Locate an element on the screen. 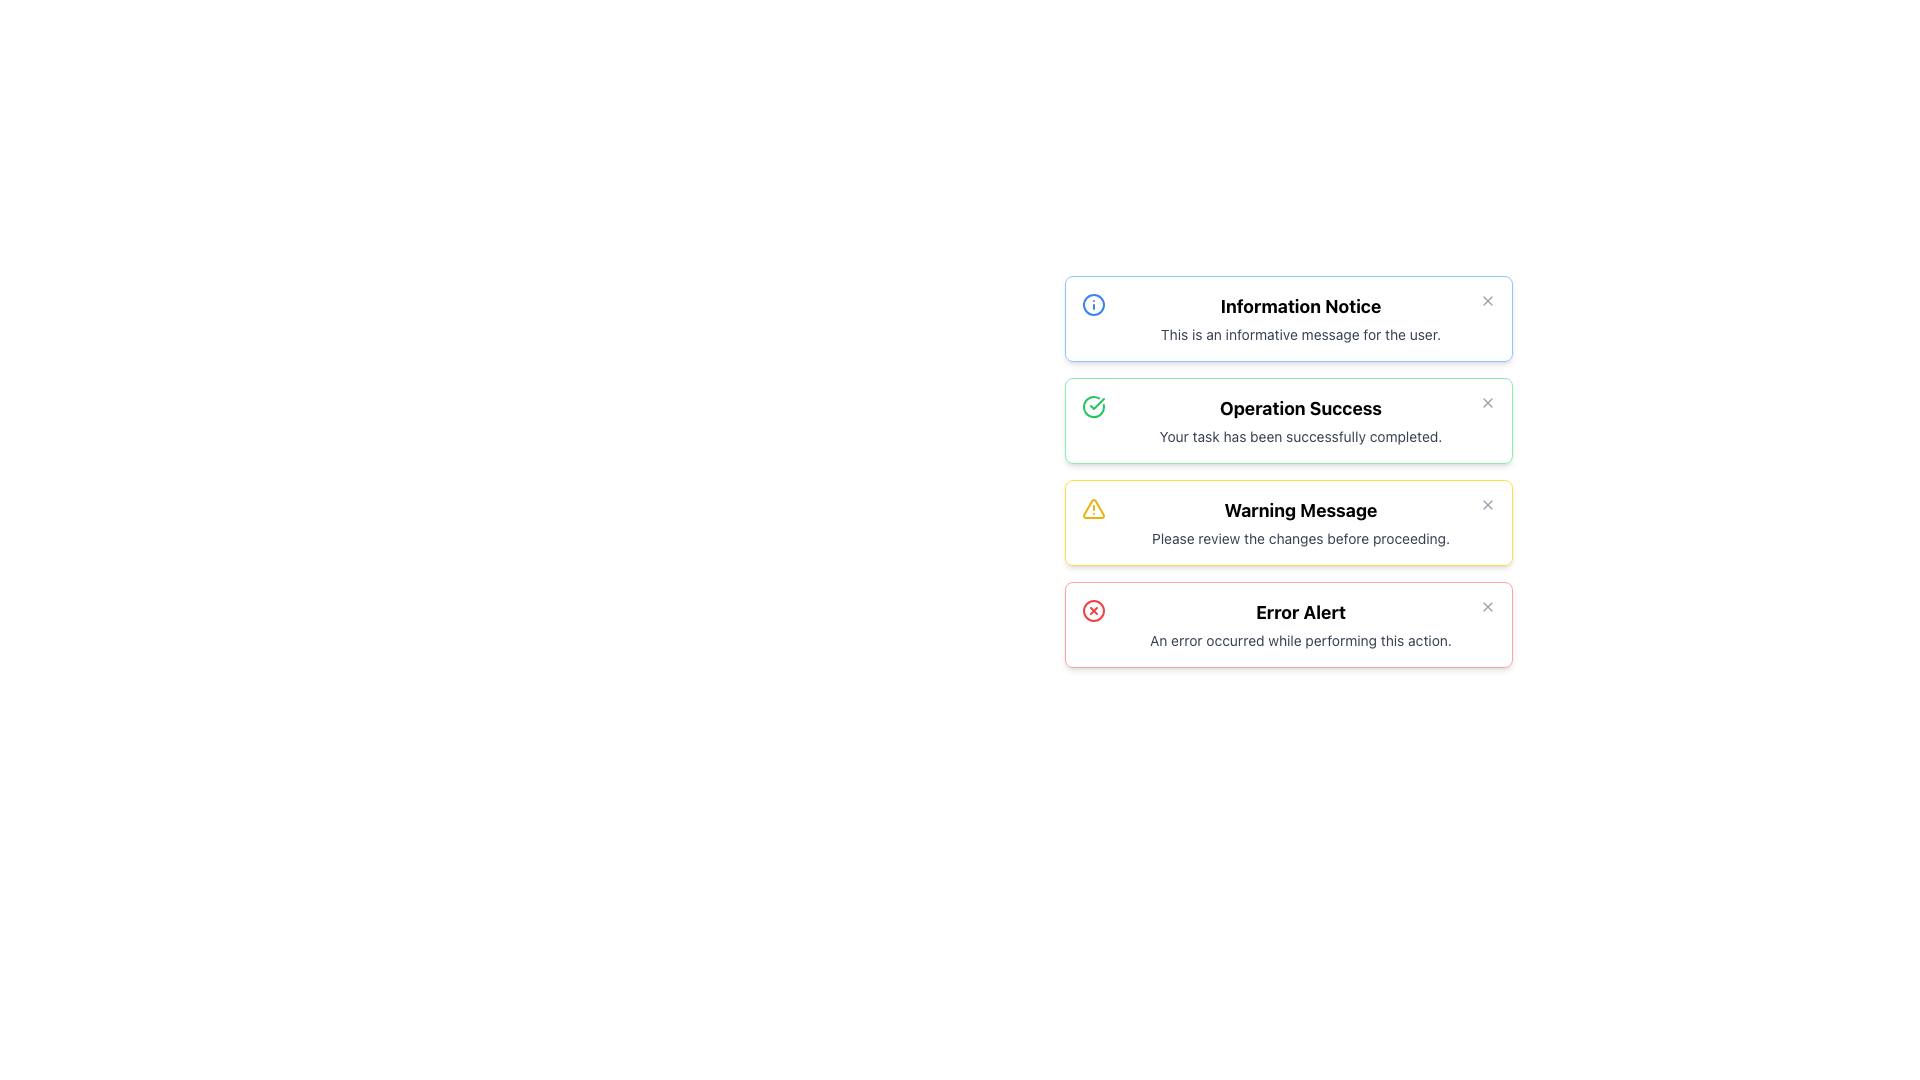  the first notification card in the notification area to focus on it is located at coordinates (1289, 318).